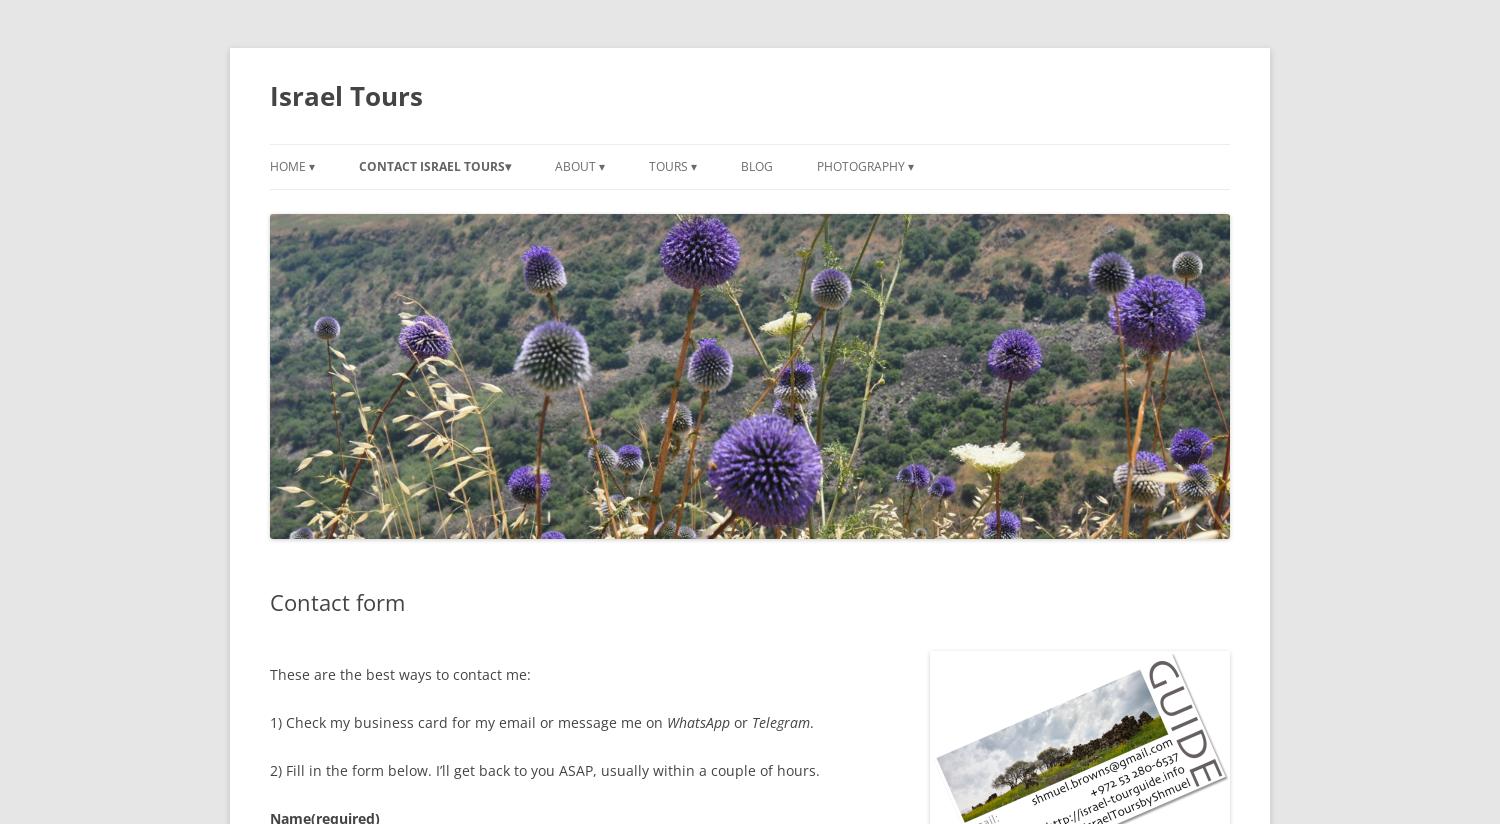 This screenshot has width=1500, height=824. What do you see at coordinates (270, 674) in the screenshot?
I see `'These are the best ways to contact me:'` at bounding box center [270, 674].